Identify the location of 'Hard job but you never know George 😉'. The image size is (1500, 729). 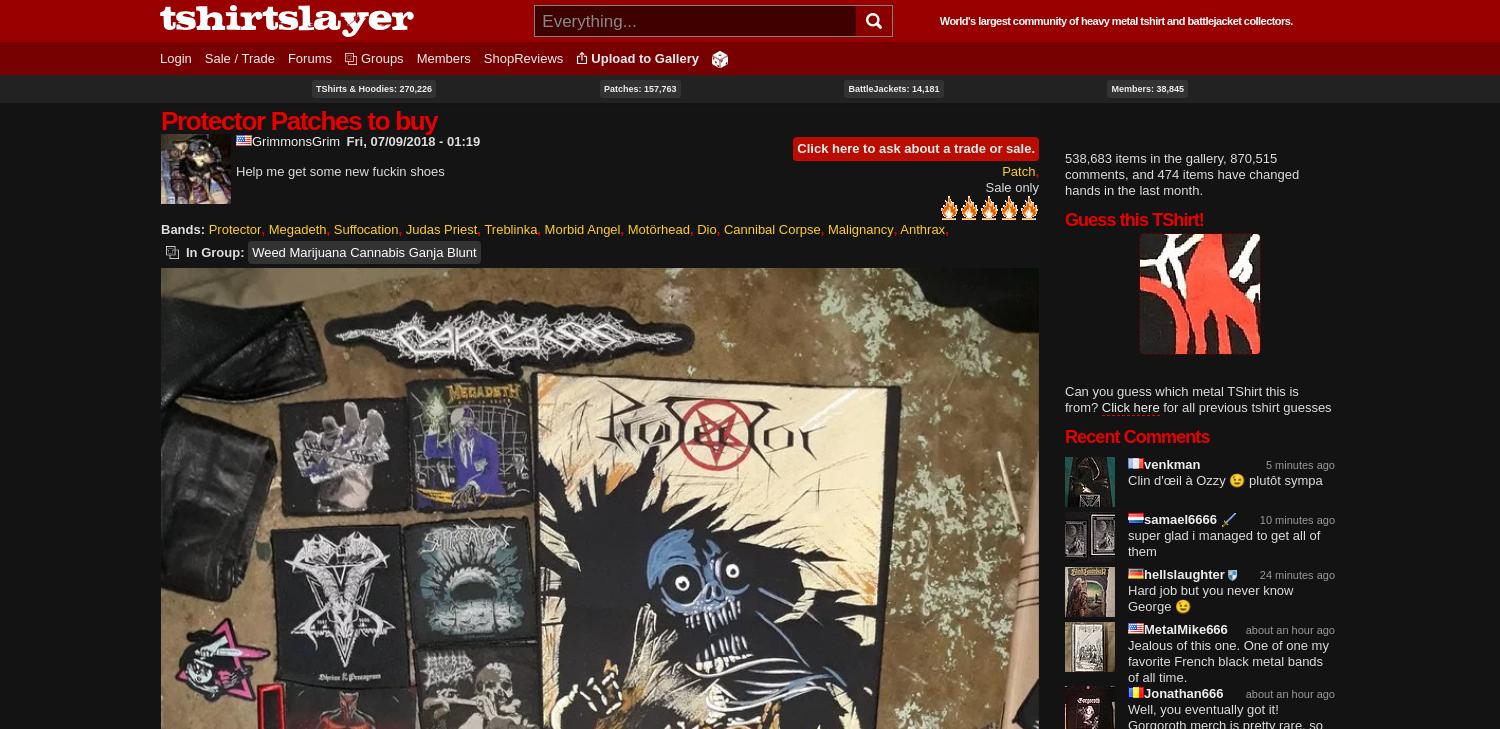
(1209, 597).